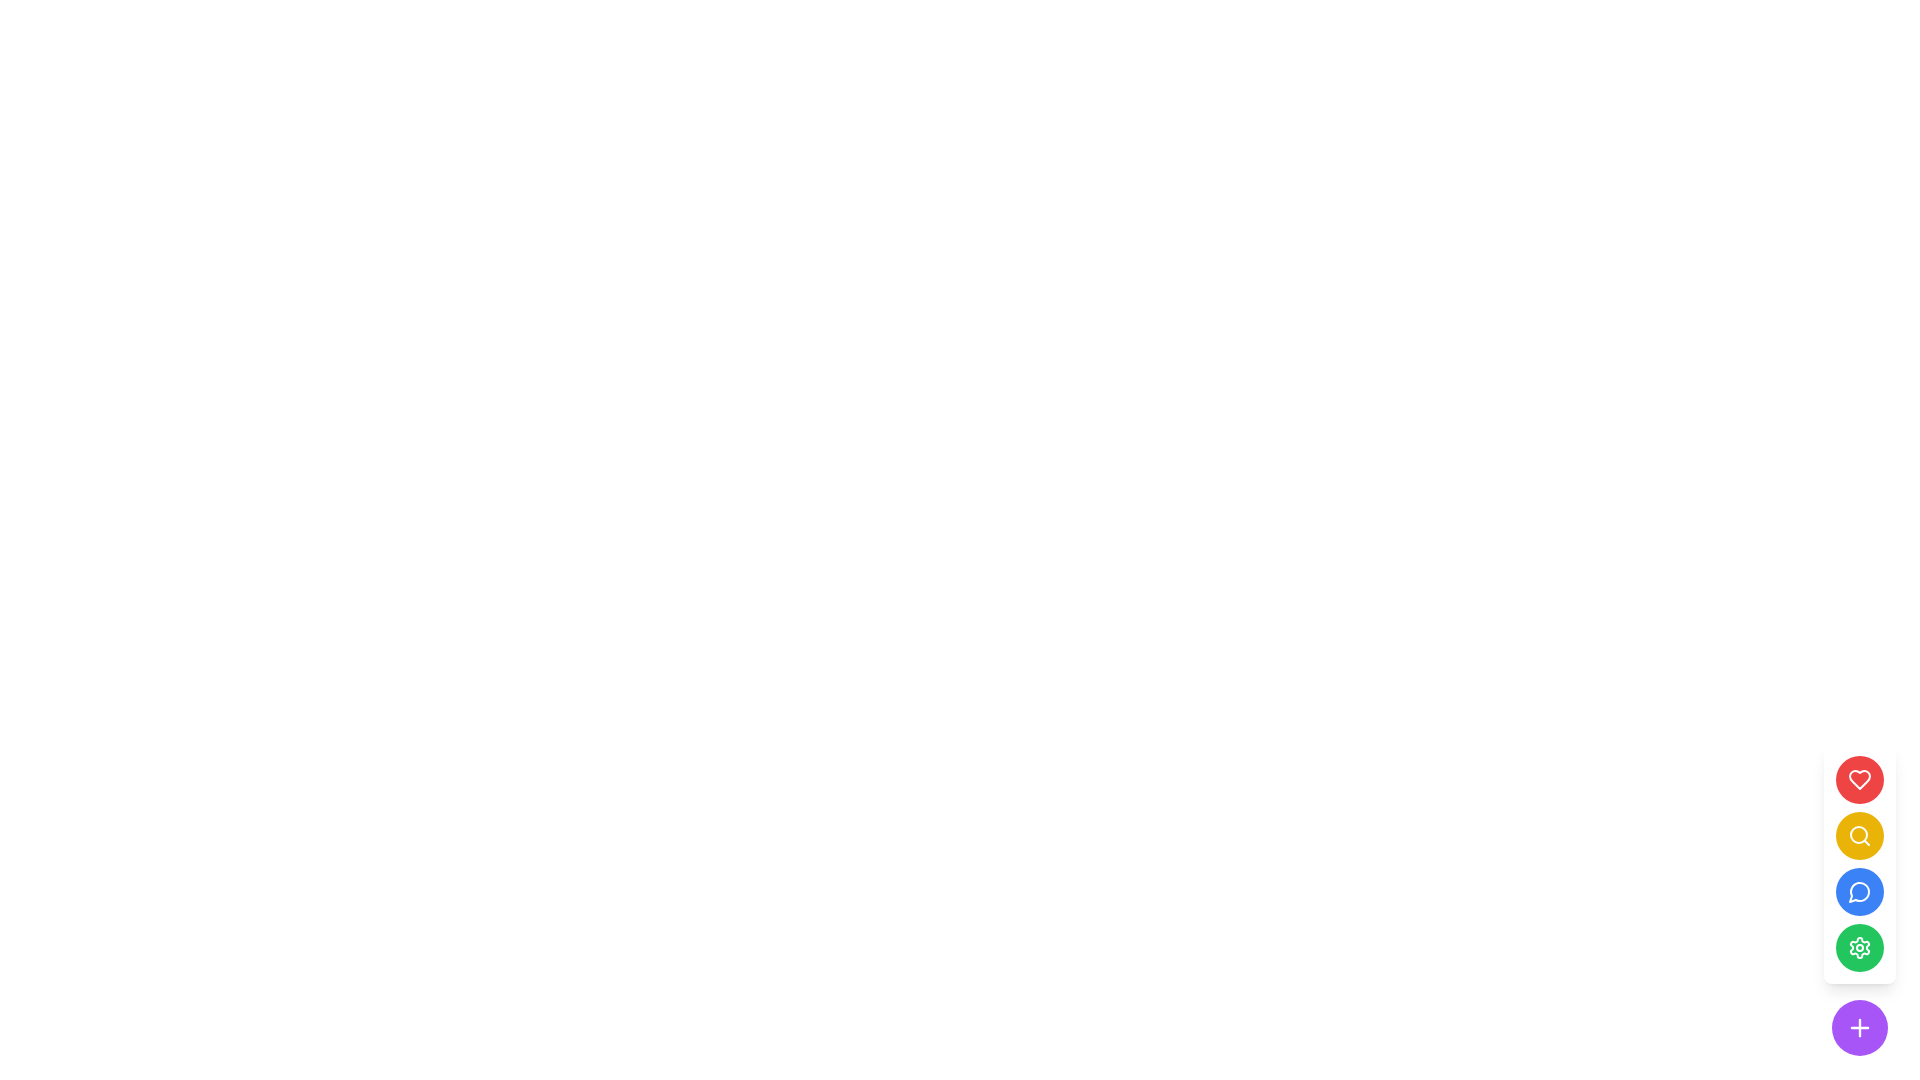  I want to click on the third button in a vertical stack located in the bottom-right corner of the interface, so click(1859, 890).